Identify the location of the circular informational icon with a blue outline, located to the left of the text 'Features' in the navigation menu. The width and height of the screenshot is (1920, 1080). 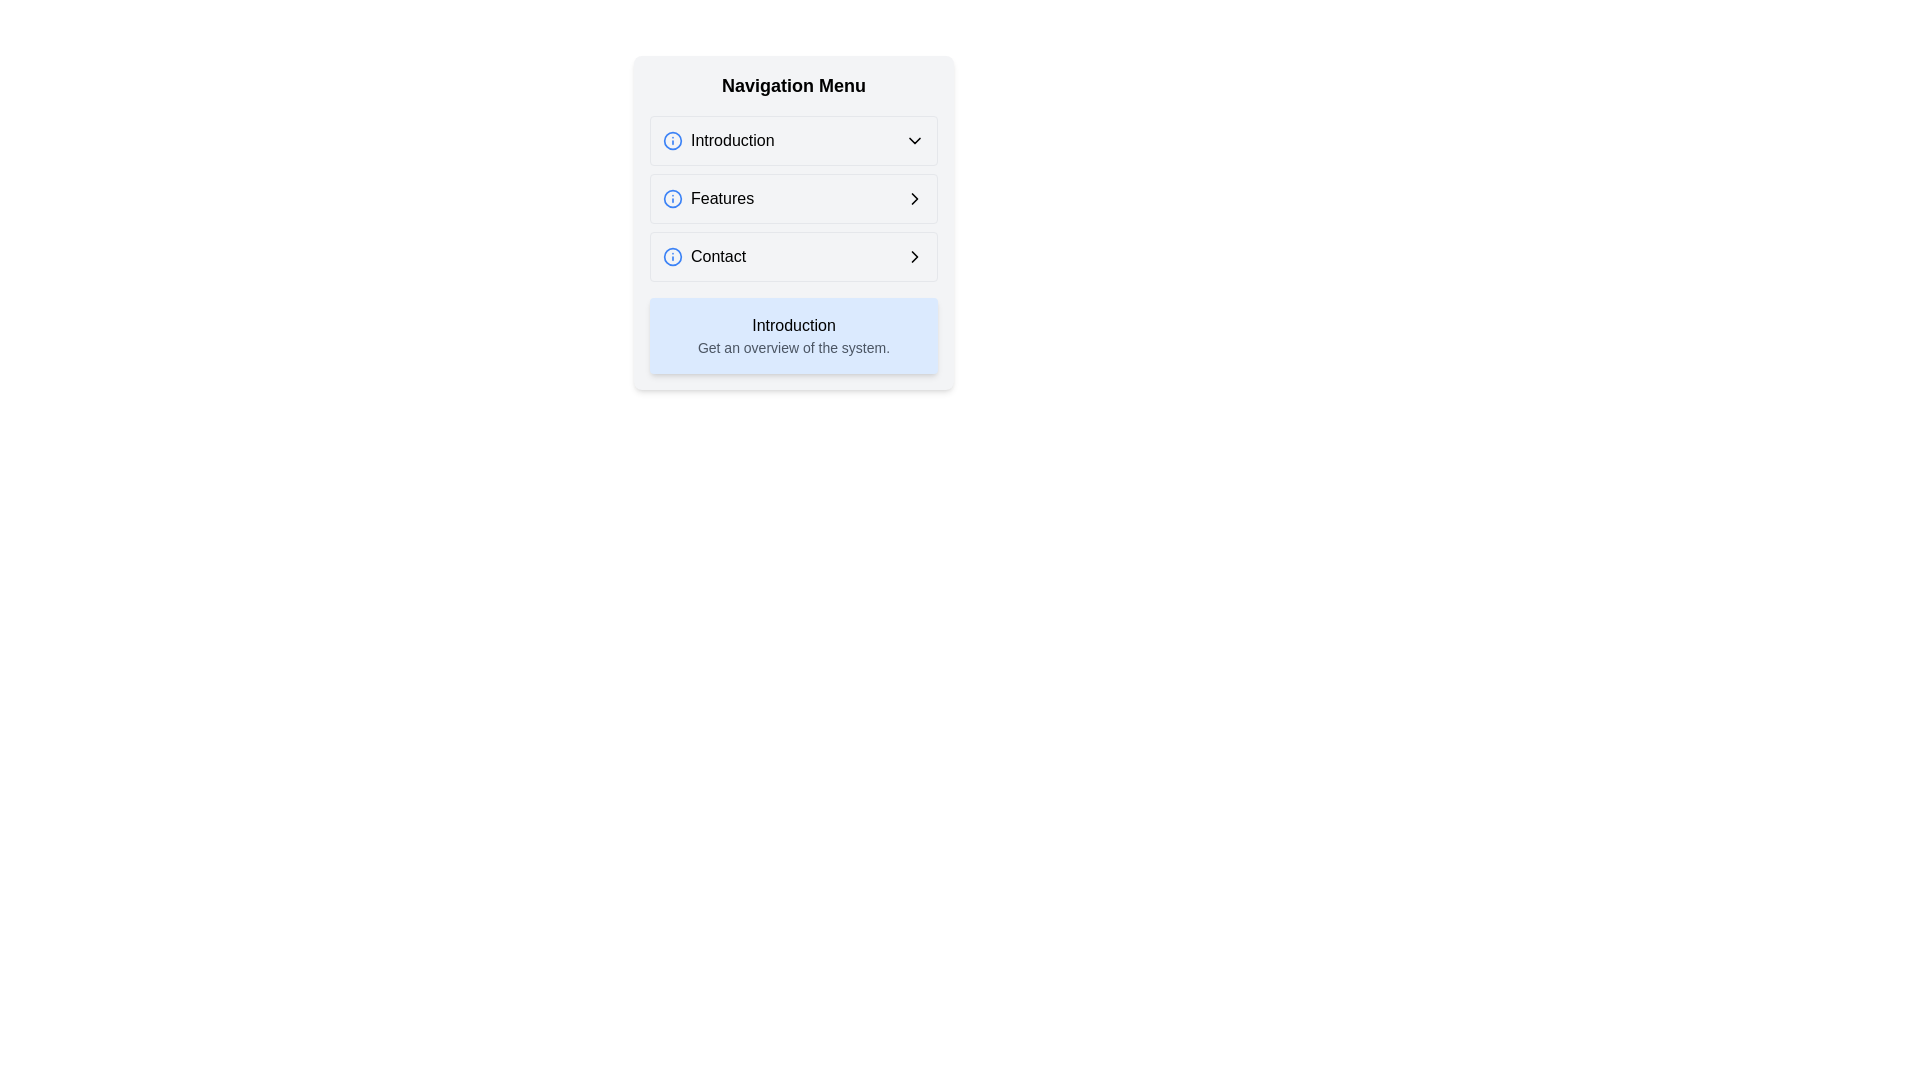
(672, 199).